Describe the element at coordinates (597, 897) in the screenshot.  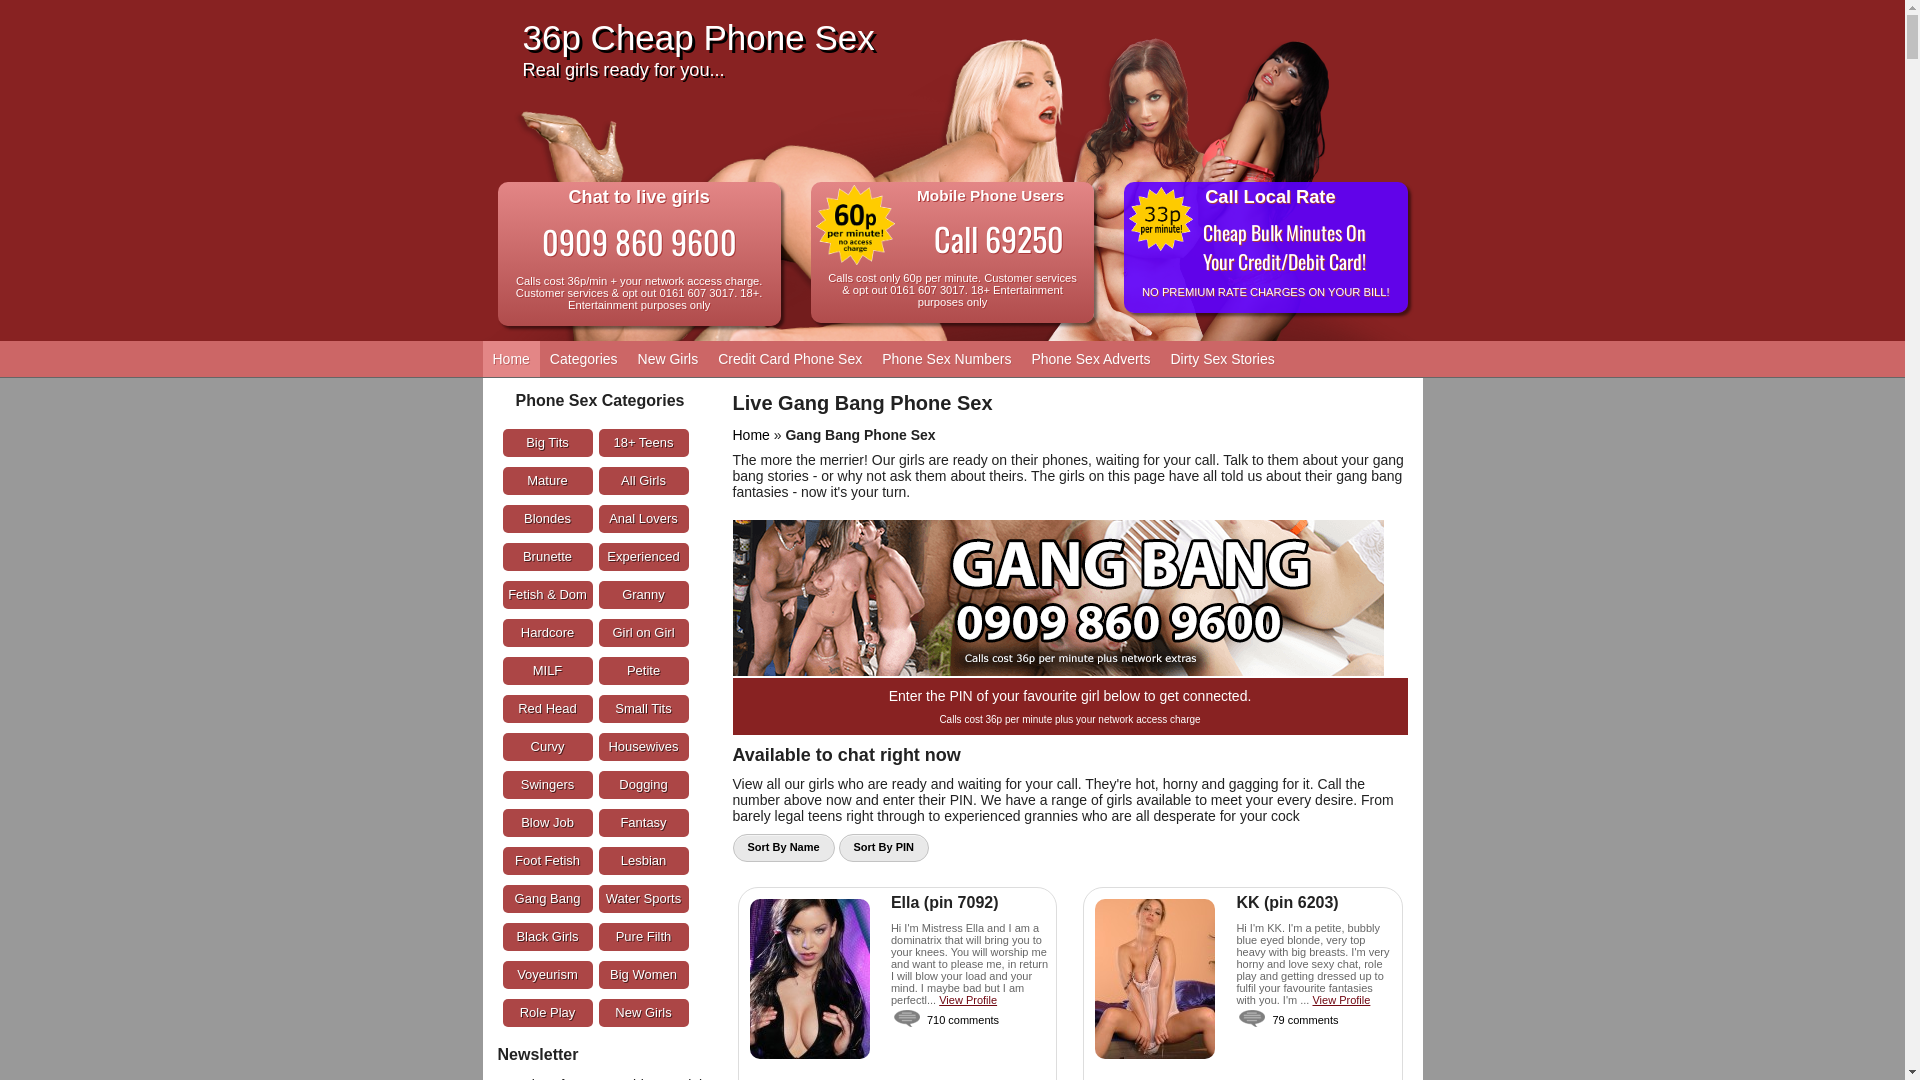
I see `'Water Sports'` at that location.